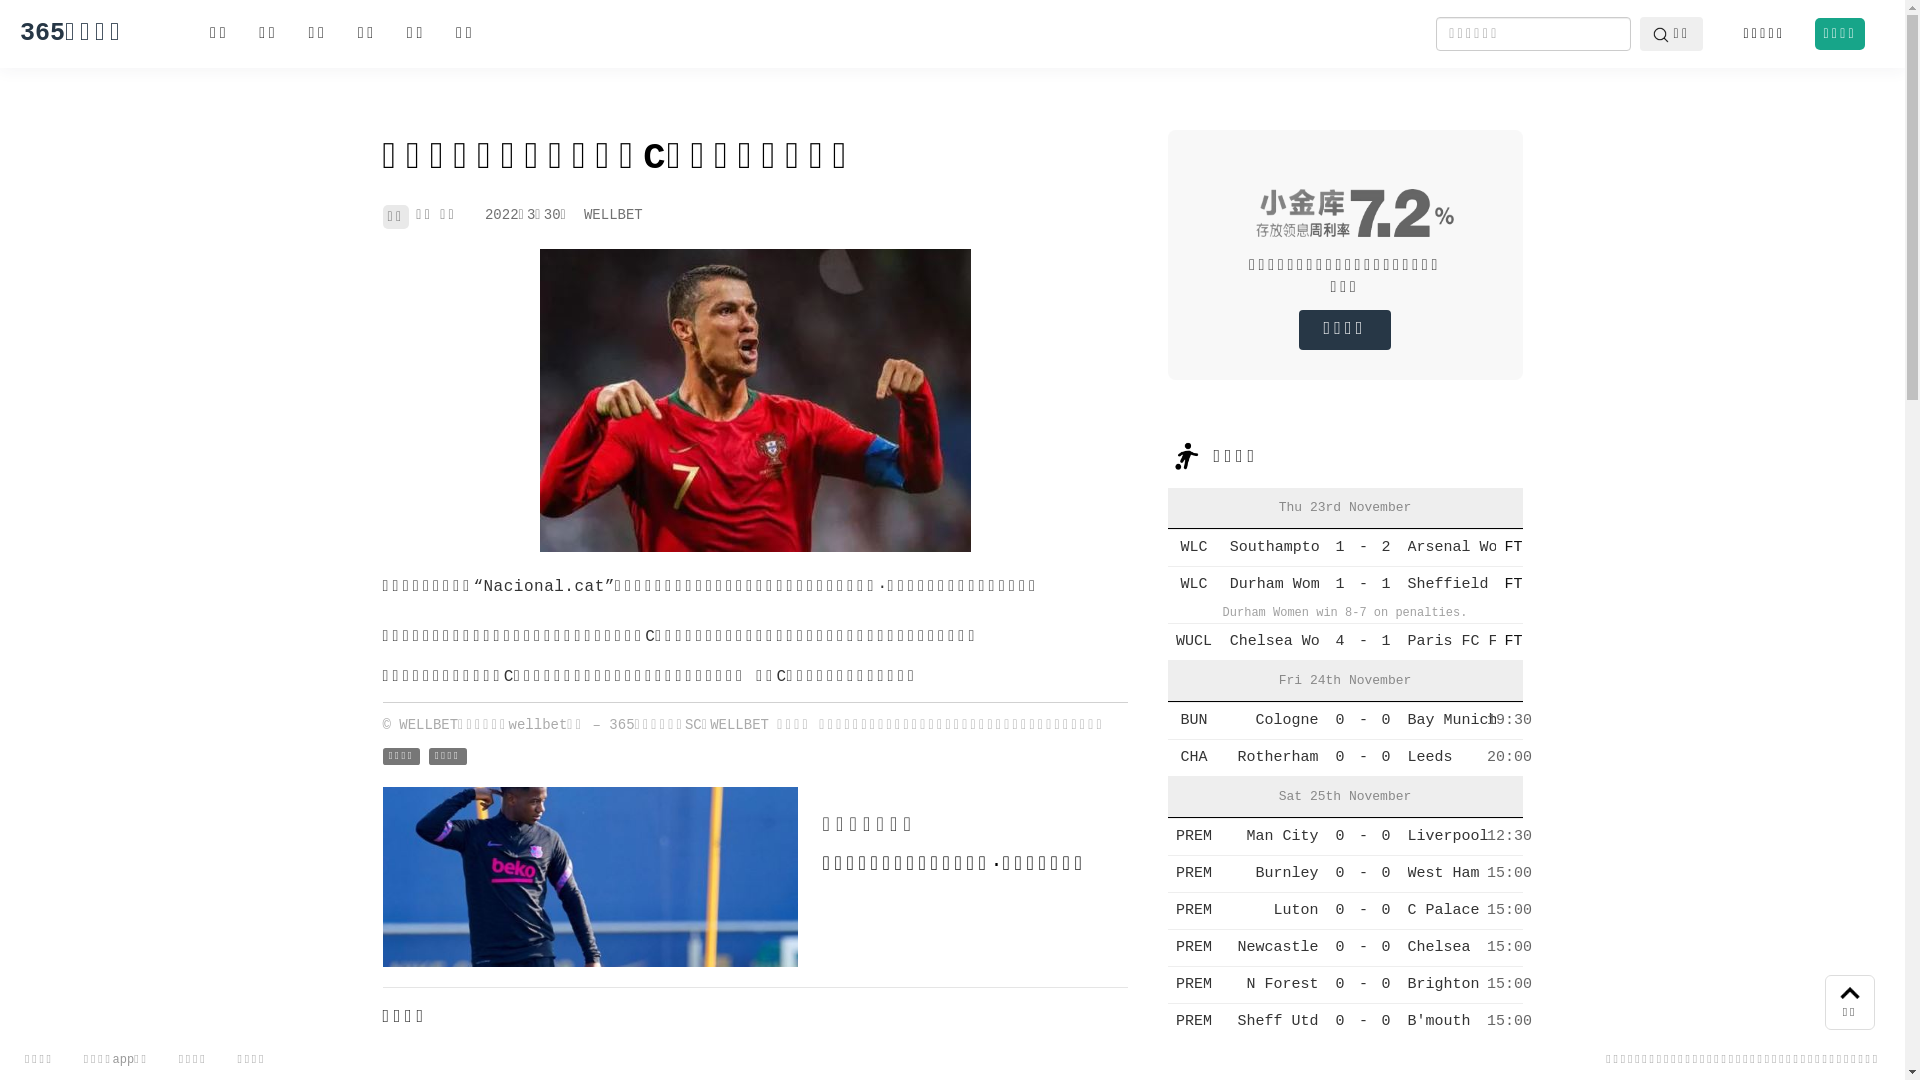 The image size is (1920, 1080). What do you see at coordinates (583, 215) in the screenshot?
I see `'WELLBET'` at bounding box center [583, 215].